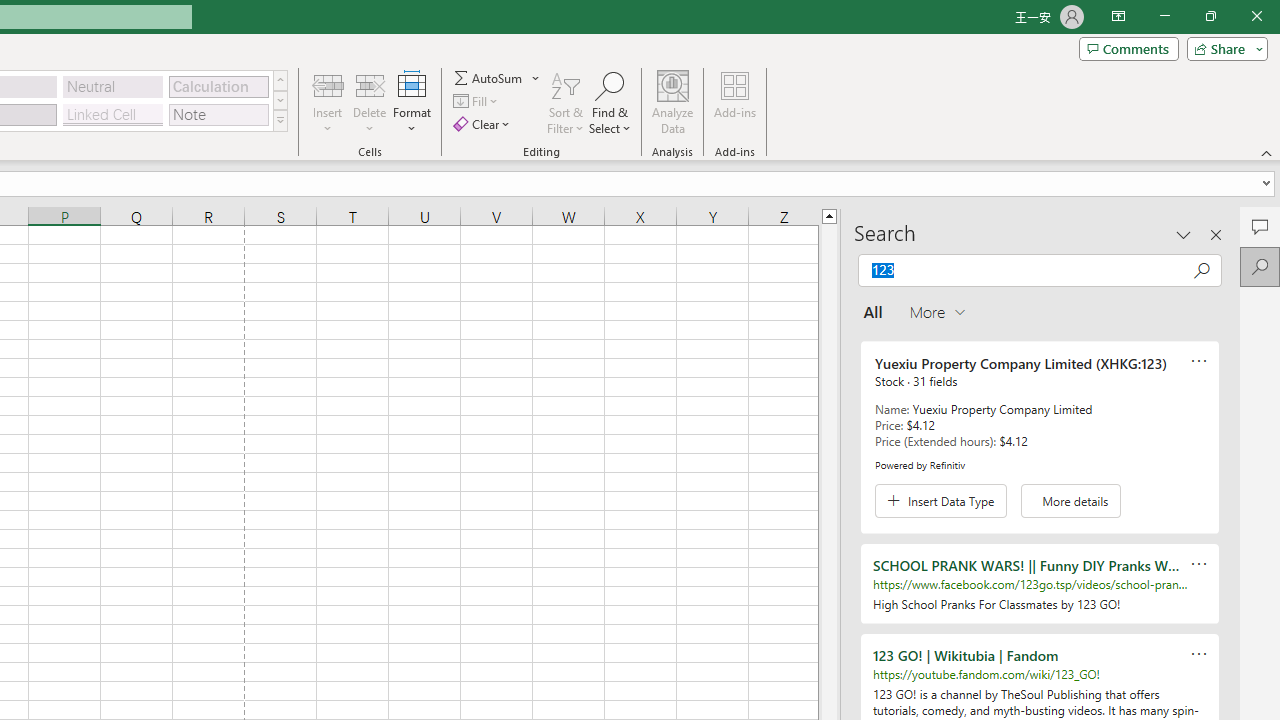 This screenshot has width=1280, height=720. Describe the element at coordinates (279, 120) in the screenshot. I see `'Cell Styles'` at that location.